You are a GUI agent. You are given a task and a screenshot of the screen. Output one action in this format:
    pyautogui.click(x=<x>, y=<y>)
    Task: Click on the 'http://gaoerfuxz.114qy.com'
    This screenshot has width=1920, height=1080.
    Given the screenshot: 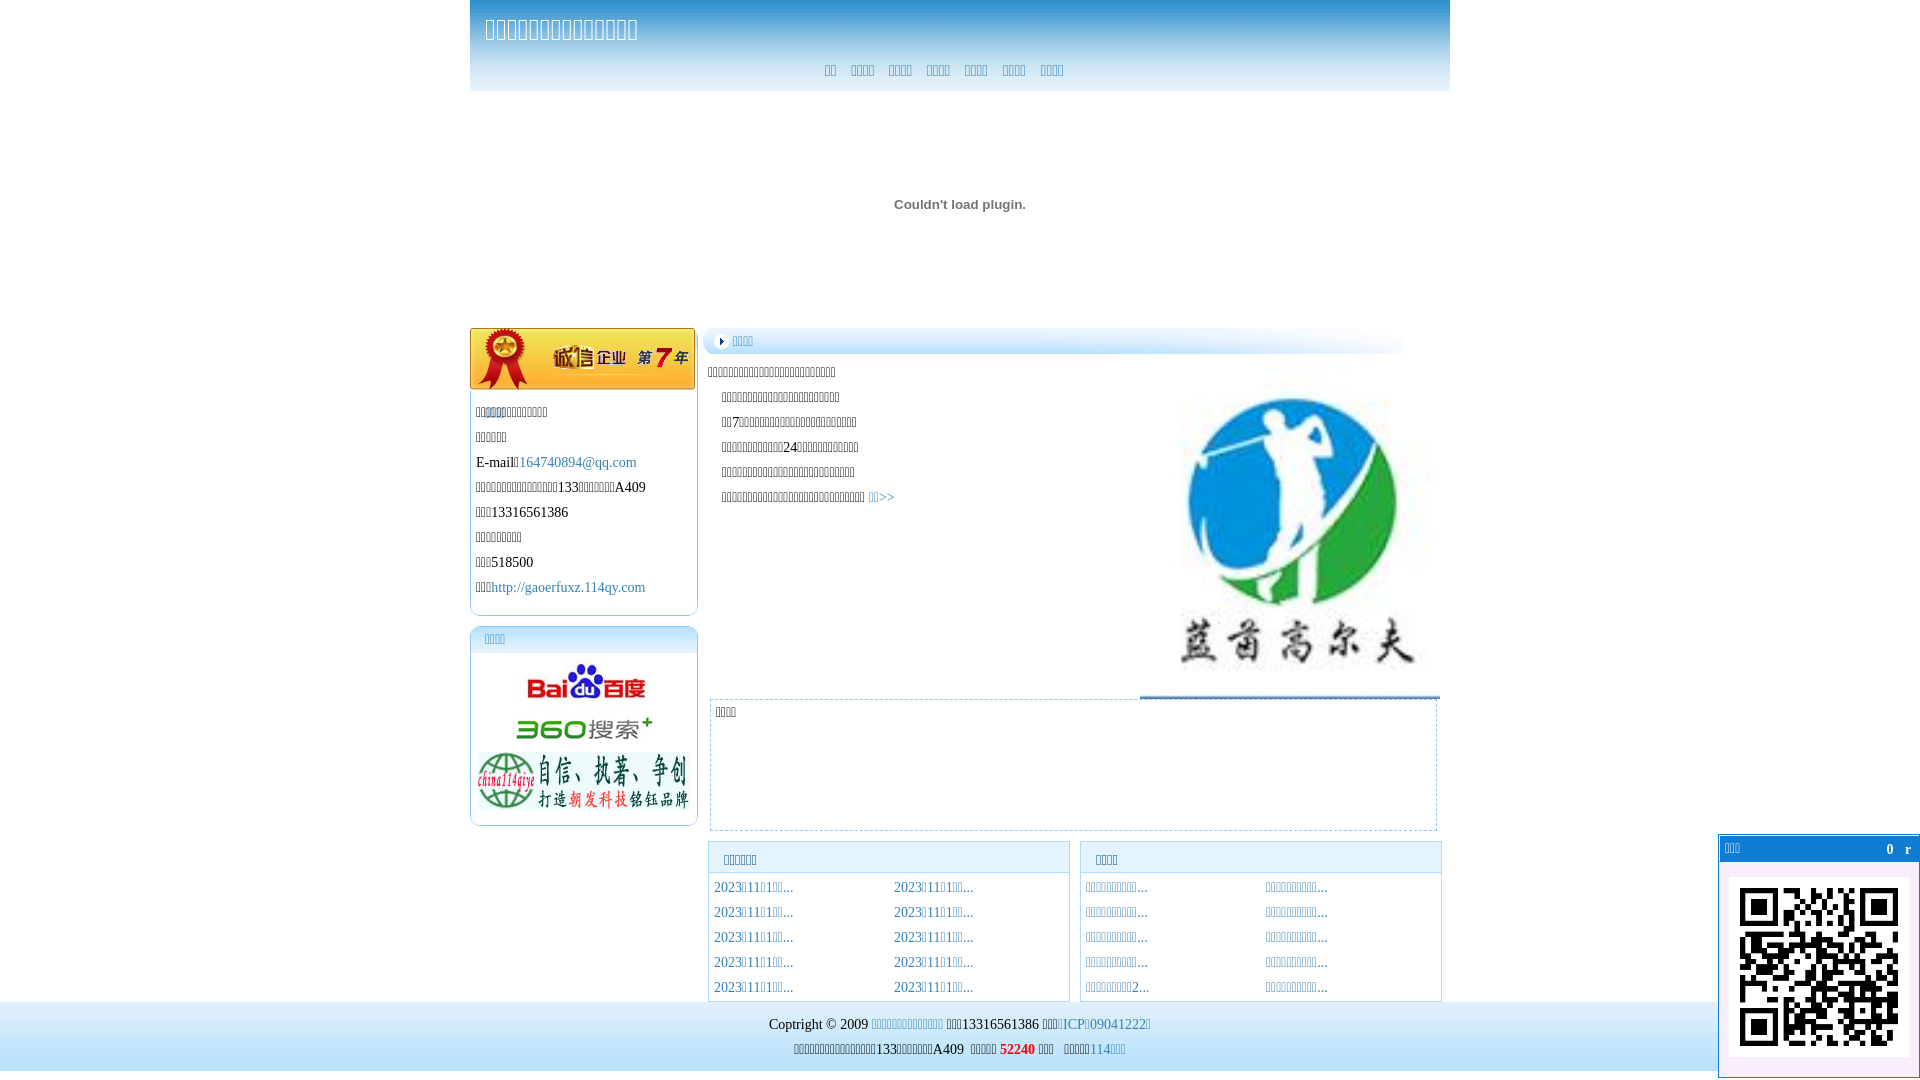 What is the action you would take?
    pyautogui.click(x=566, y=586)
    